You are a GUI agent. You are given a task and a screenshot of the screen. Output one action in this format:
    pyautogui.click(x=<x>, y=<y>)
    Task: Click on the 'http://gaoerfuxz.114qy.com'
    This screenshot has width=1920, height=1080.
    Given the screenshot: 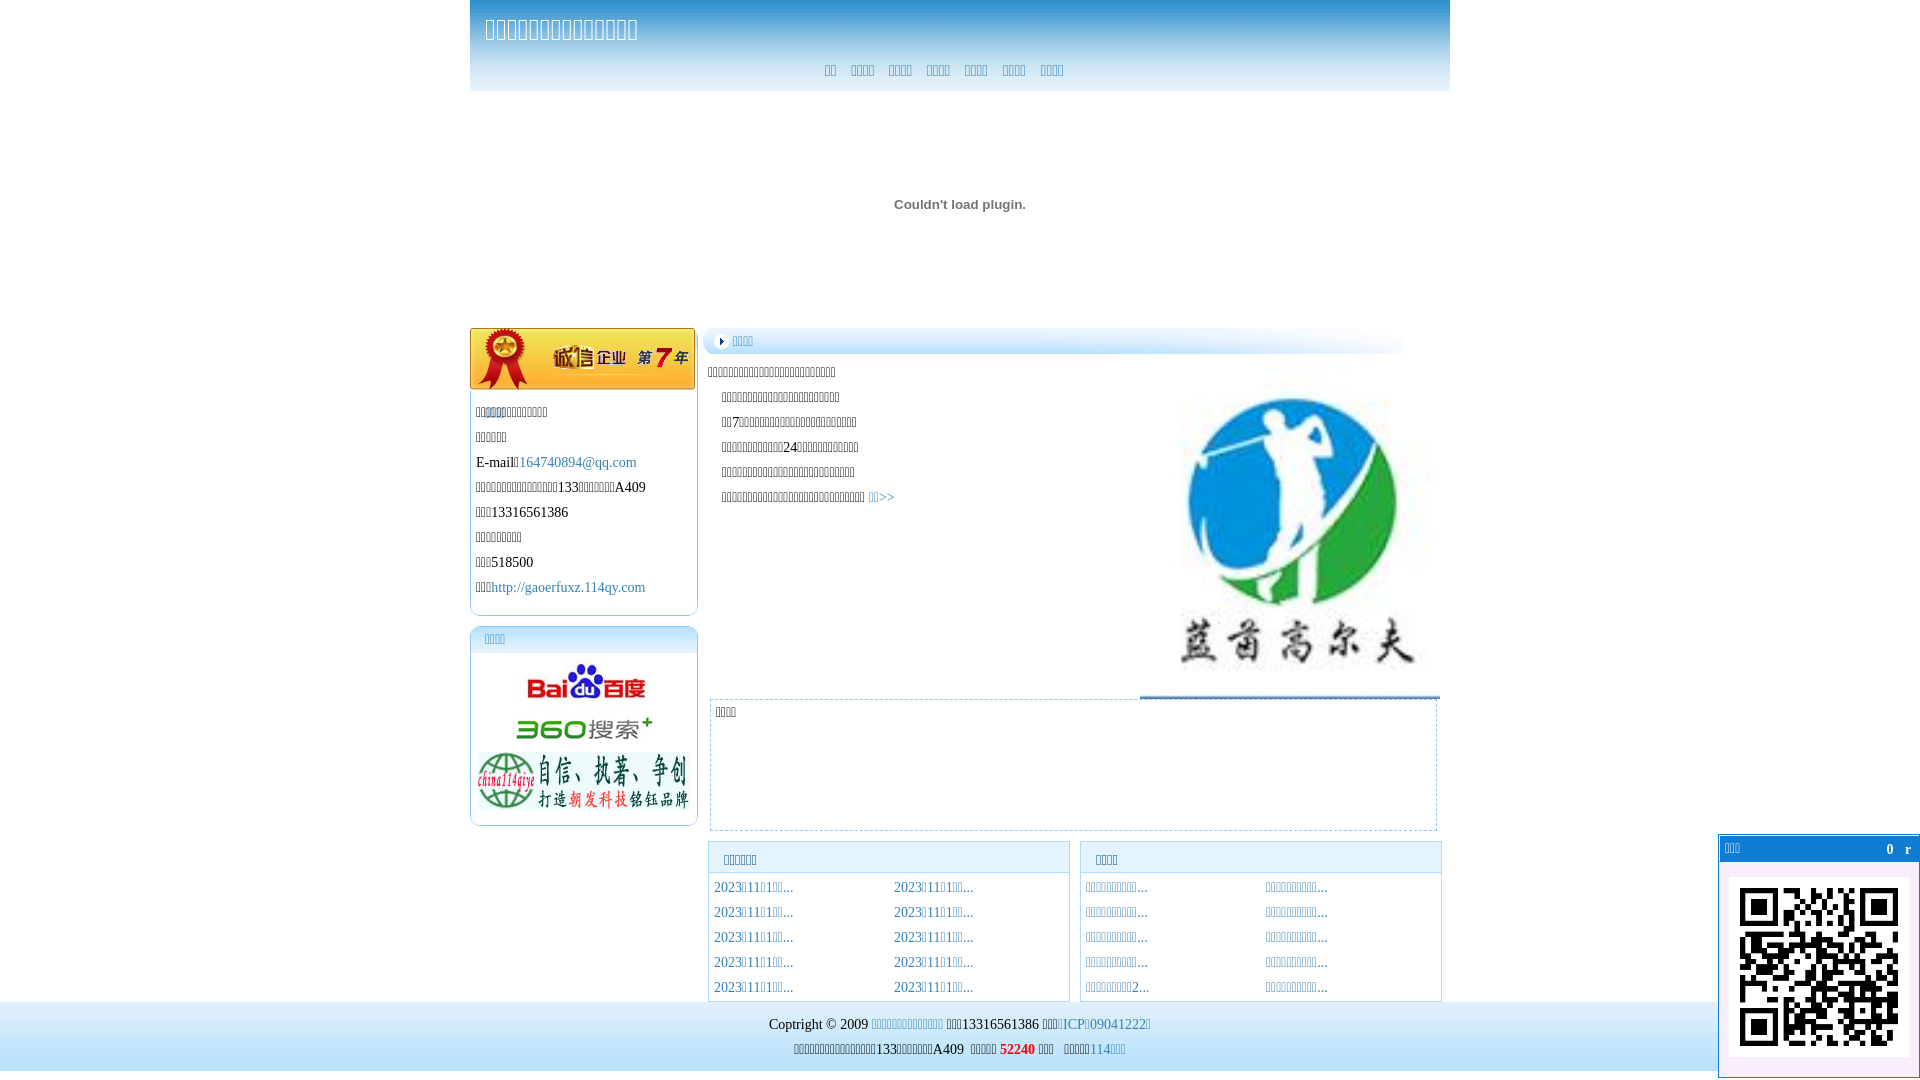 What is the action you would take?
    pyautogui.click(x=566, y=586)
    